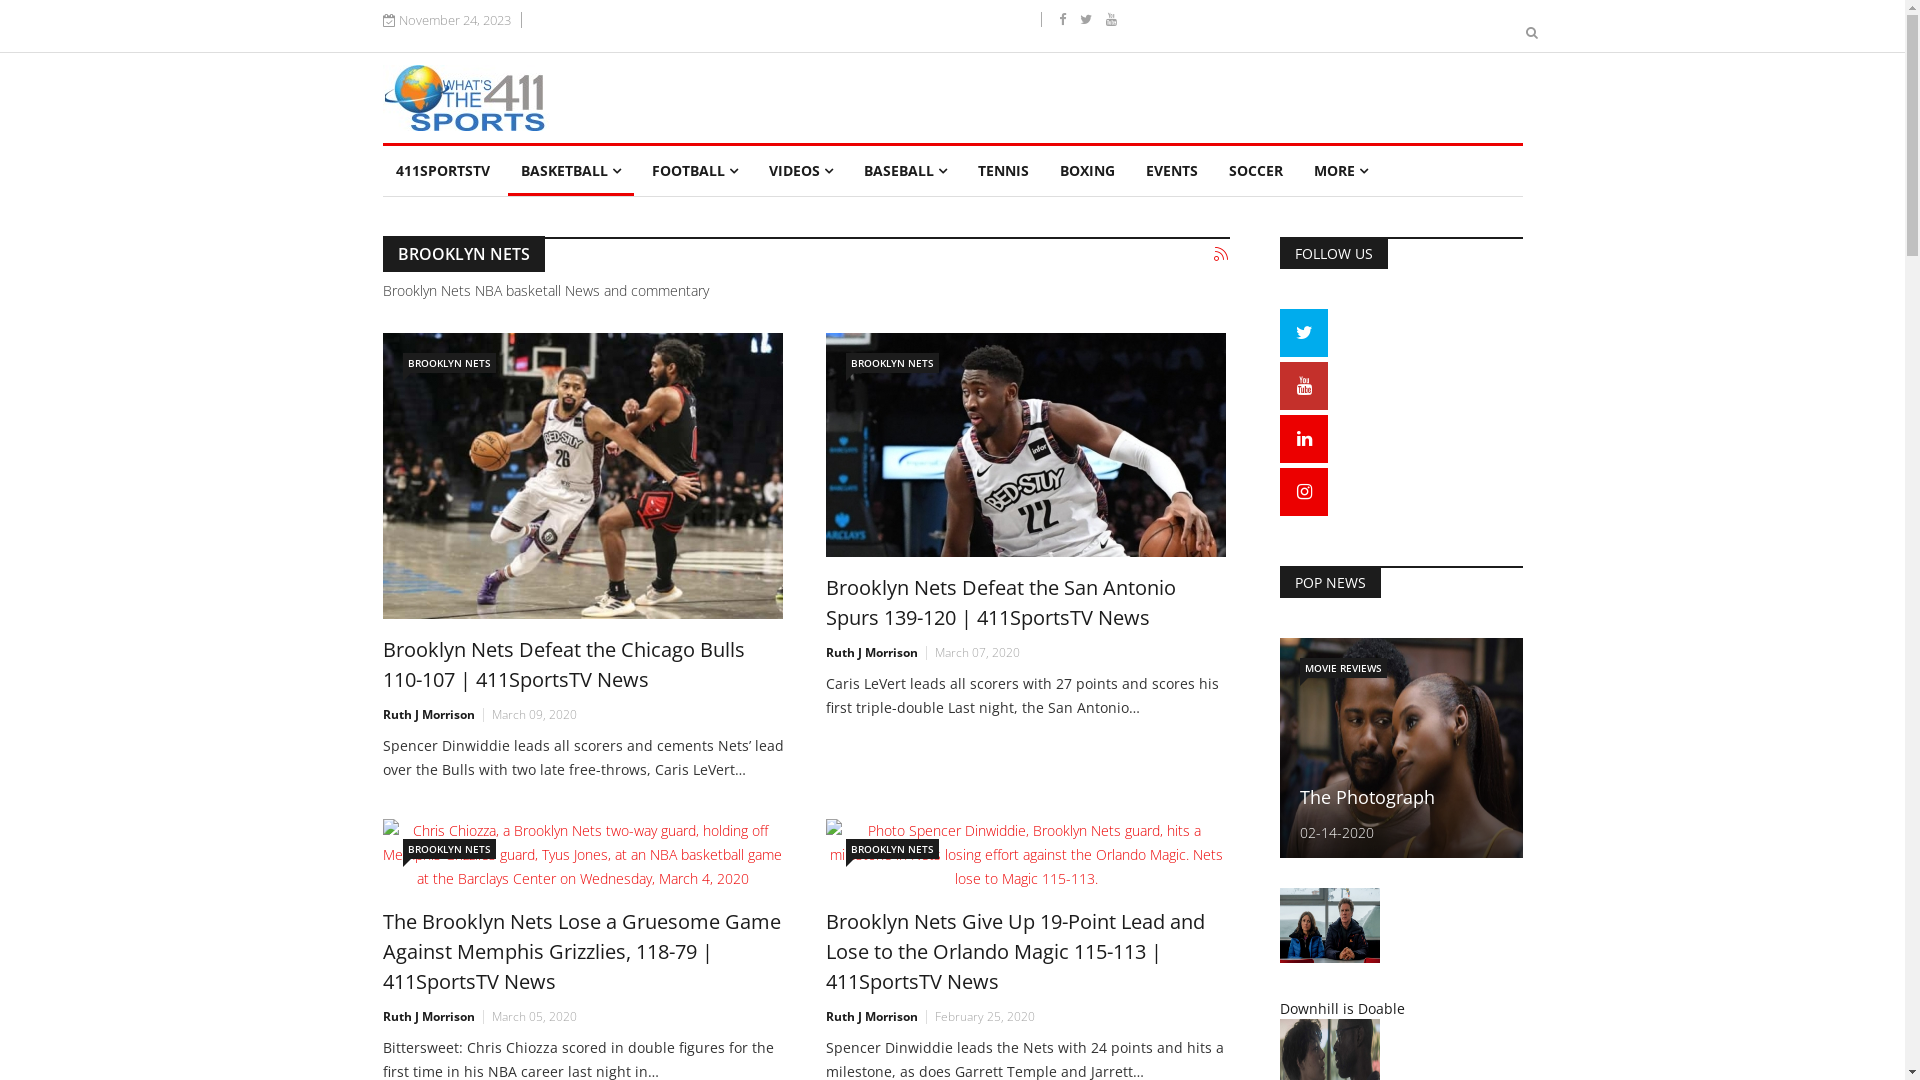 This screenshot has height=1080, width=1920. What do you see at coordinates (1342, 1008) in the screenshot?
I see `'Downhill is Doable'` at bounding box center [1342, 1008].